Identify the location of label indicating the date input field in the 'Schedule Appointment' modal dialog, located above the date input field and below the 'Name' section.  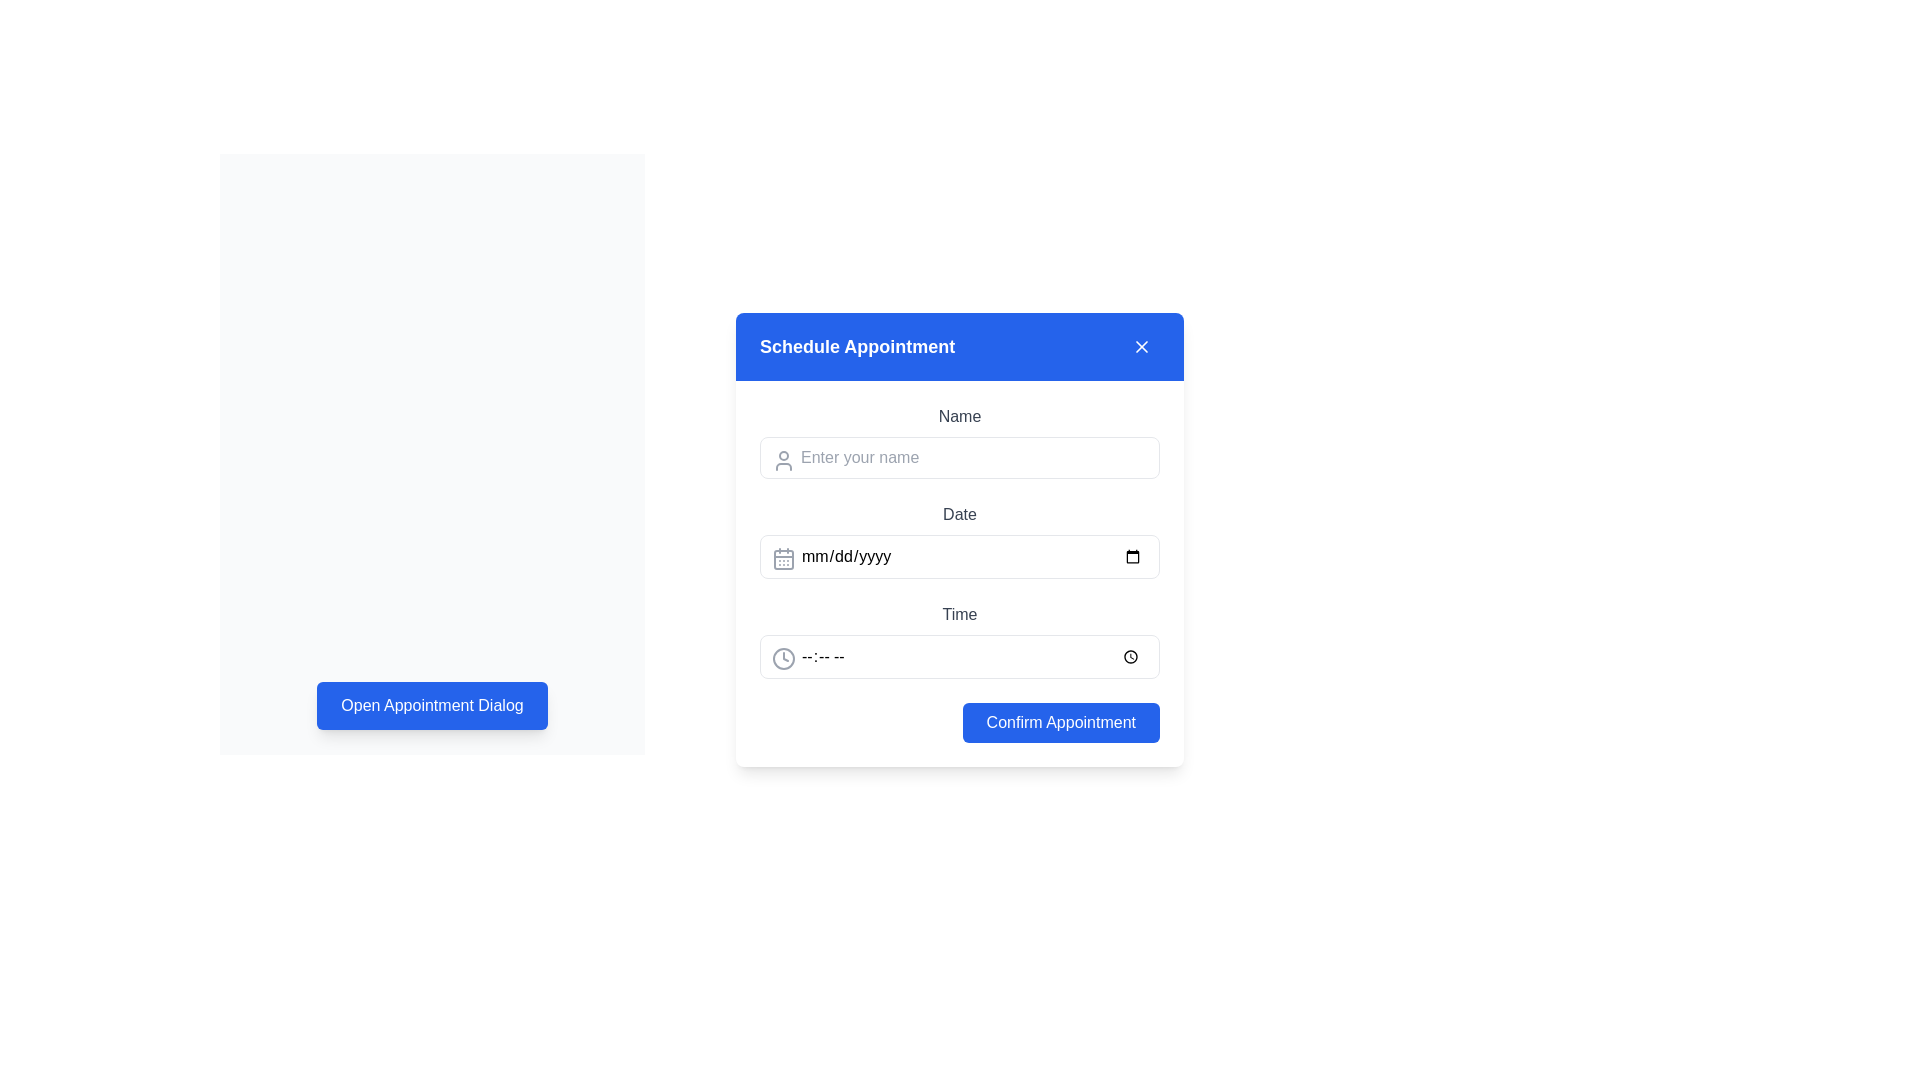
(960, 514).